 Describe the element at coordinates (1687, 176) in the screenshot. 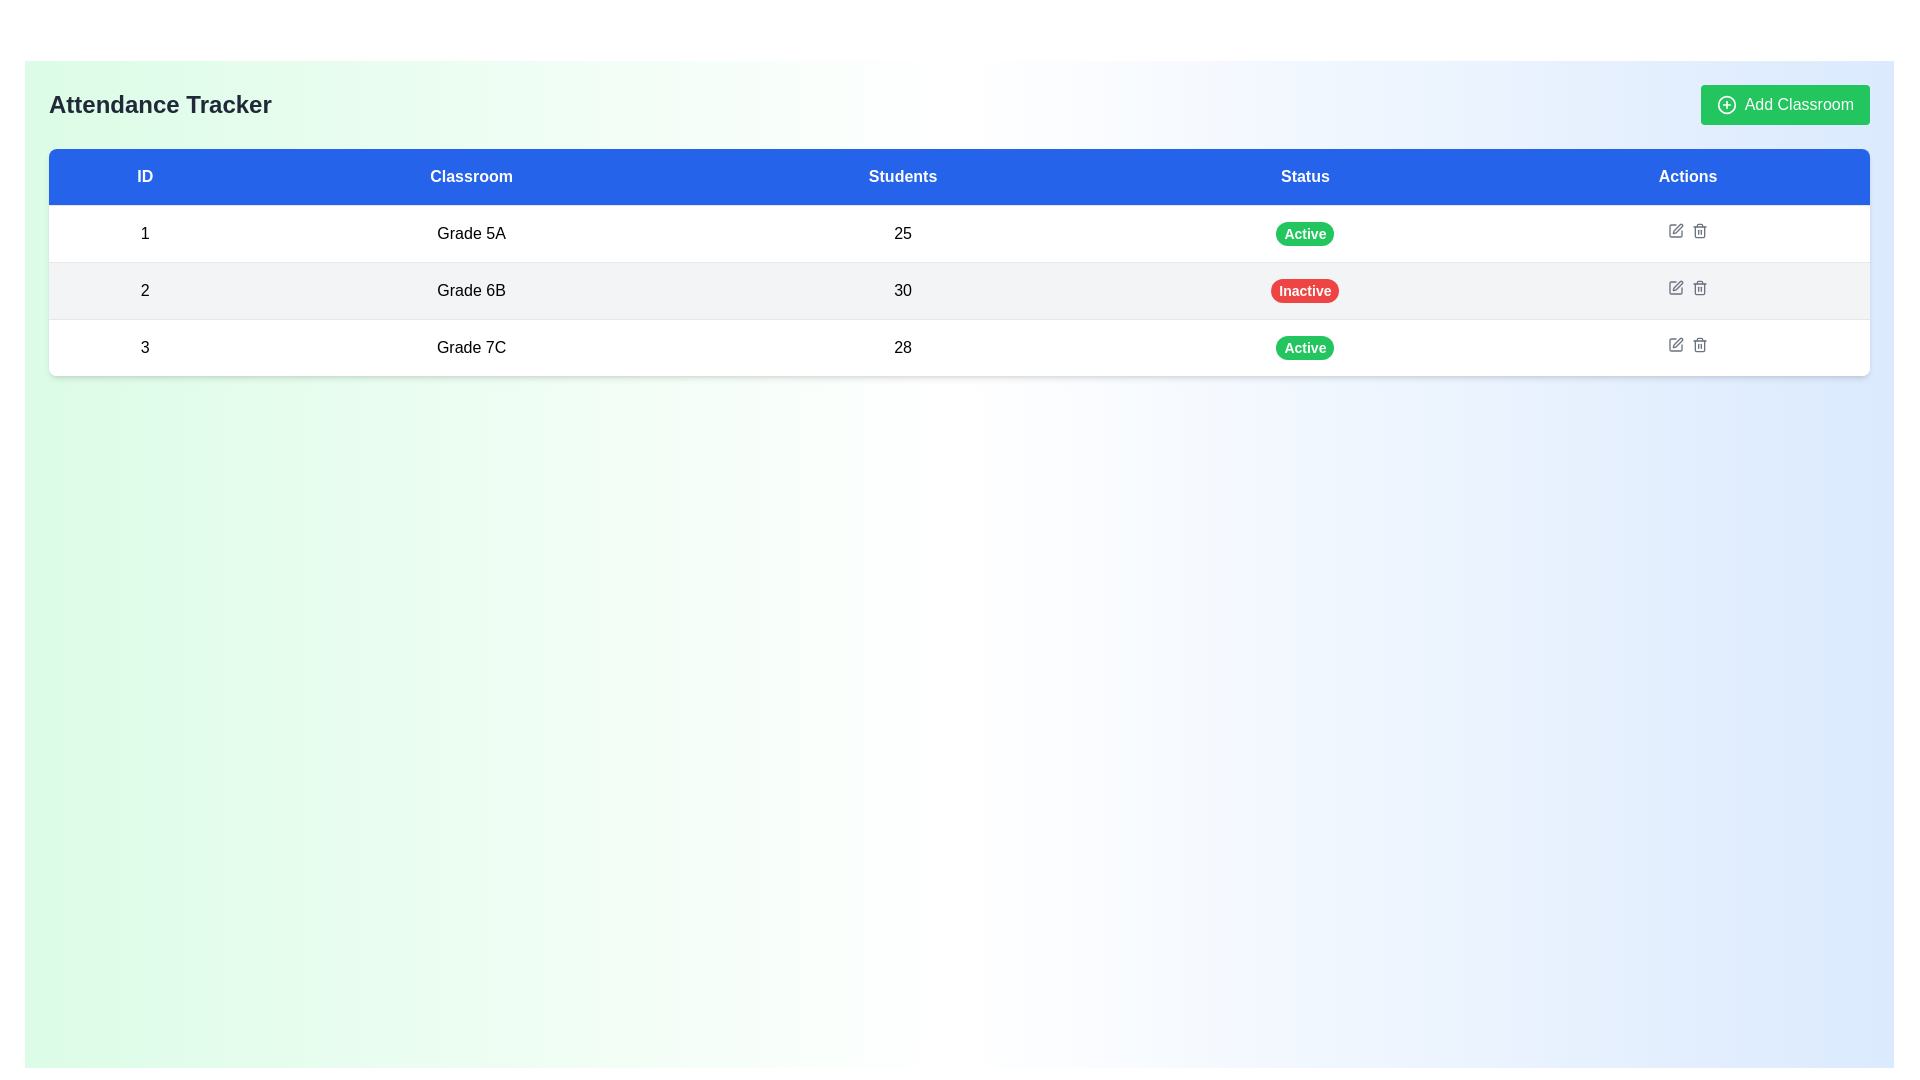

I see `the text element labeled 'Actions', which is the fifth header in a row above a table with a blue background and white centered text` at that location.